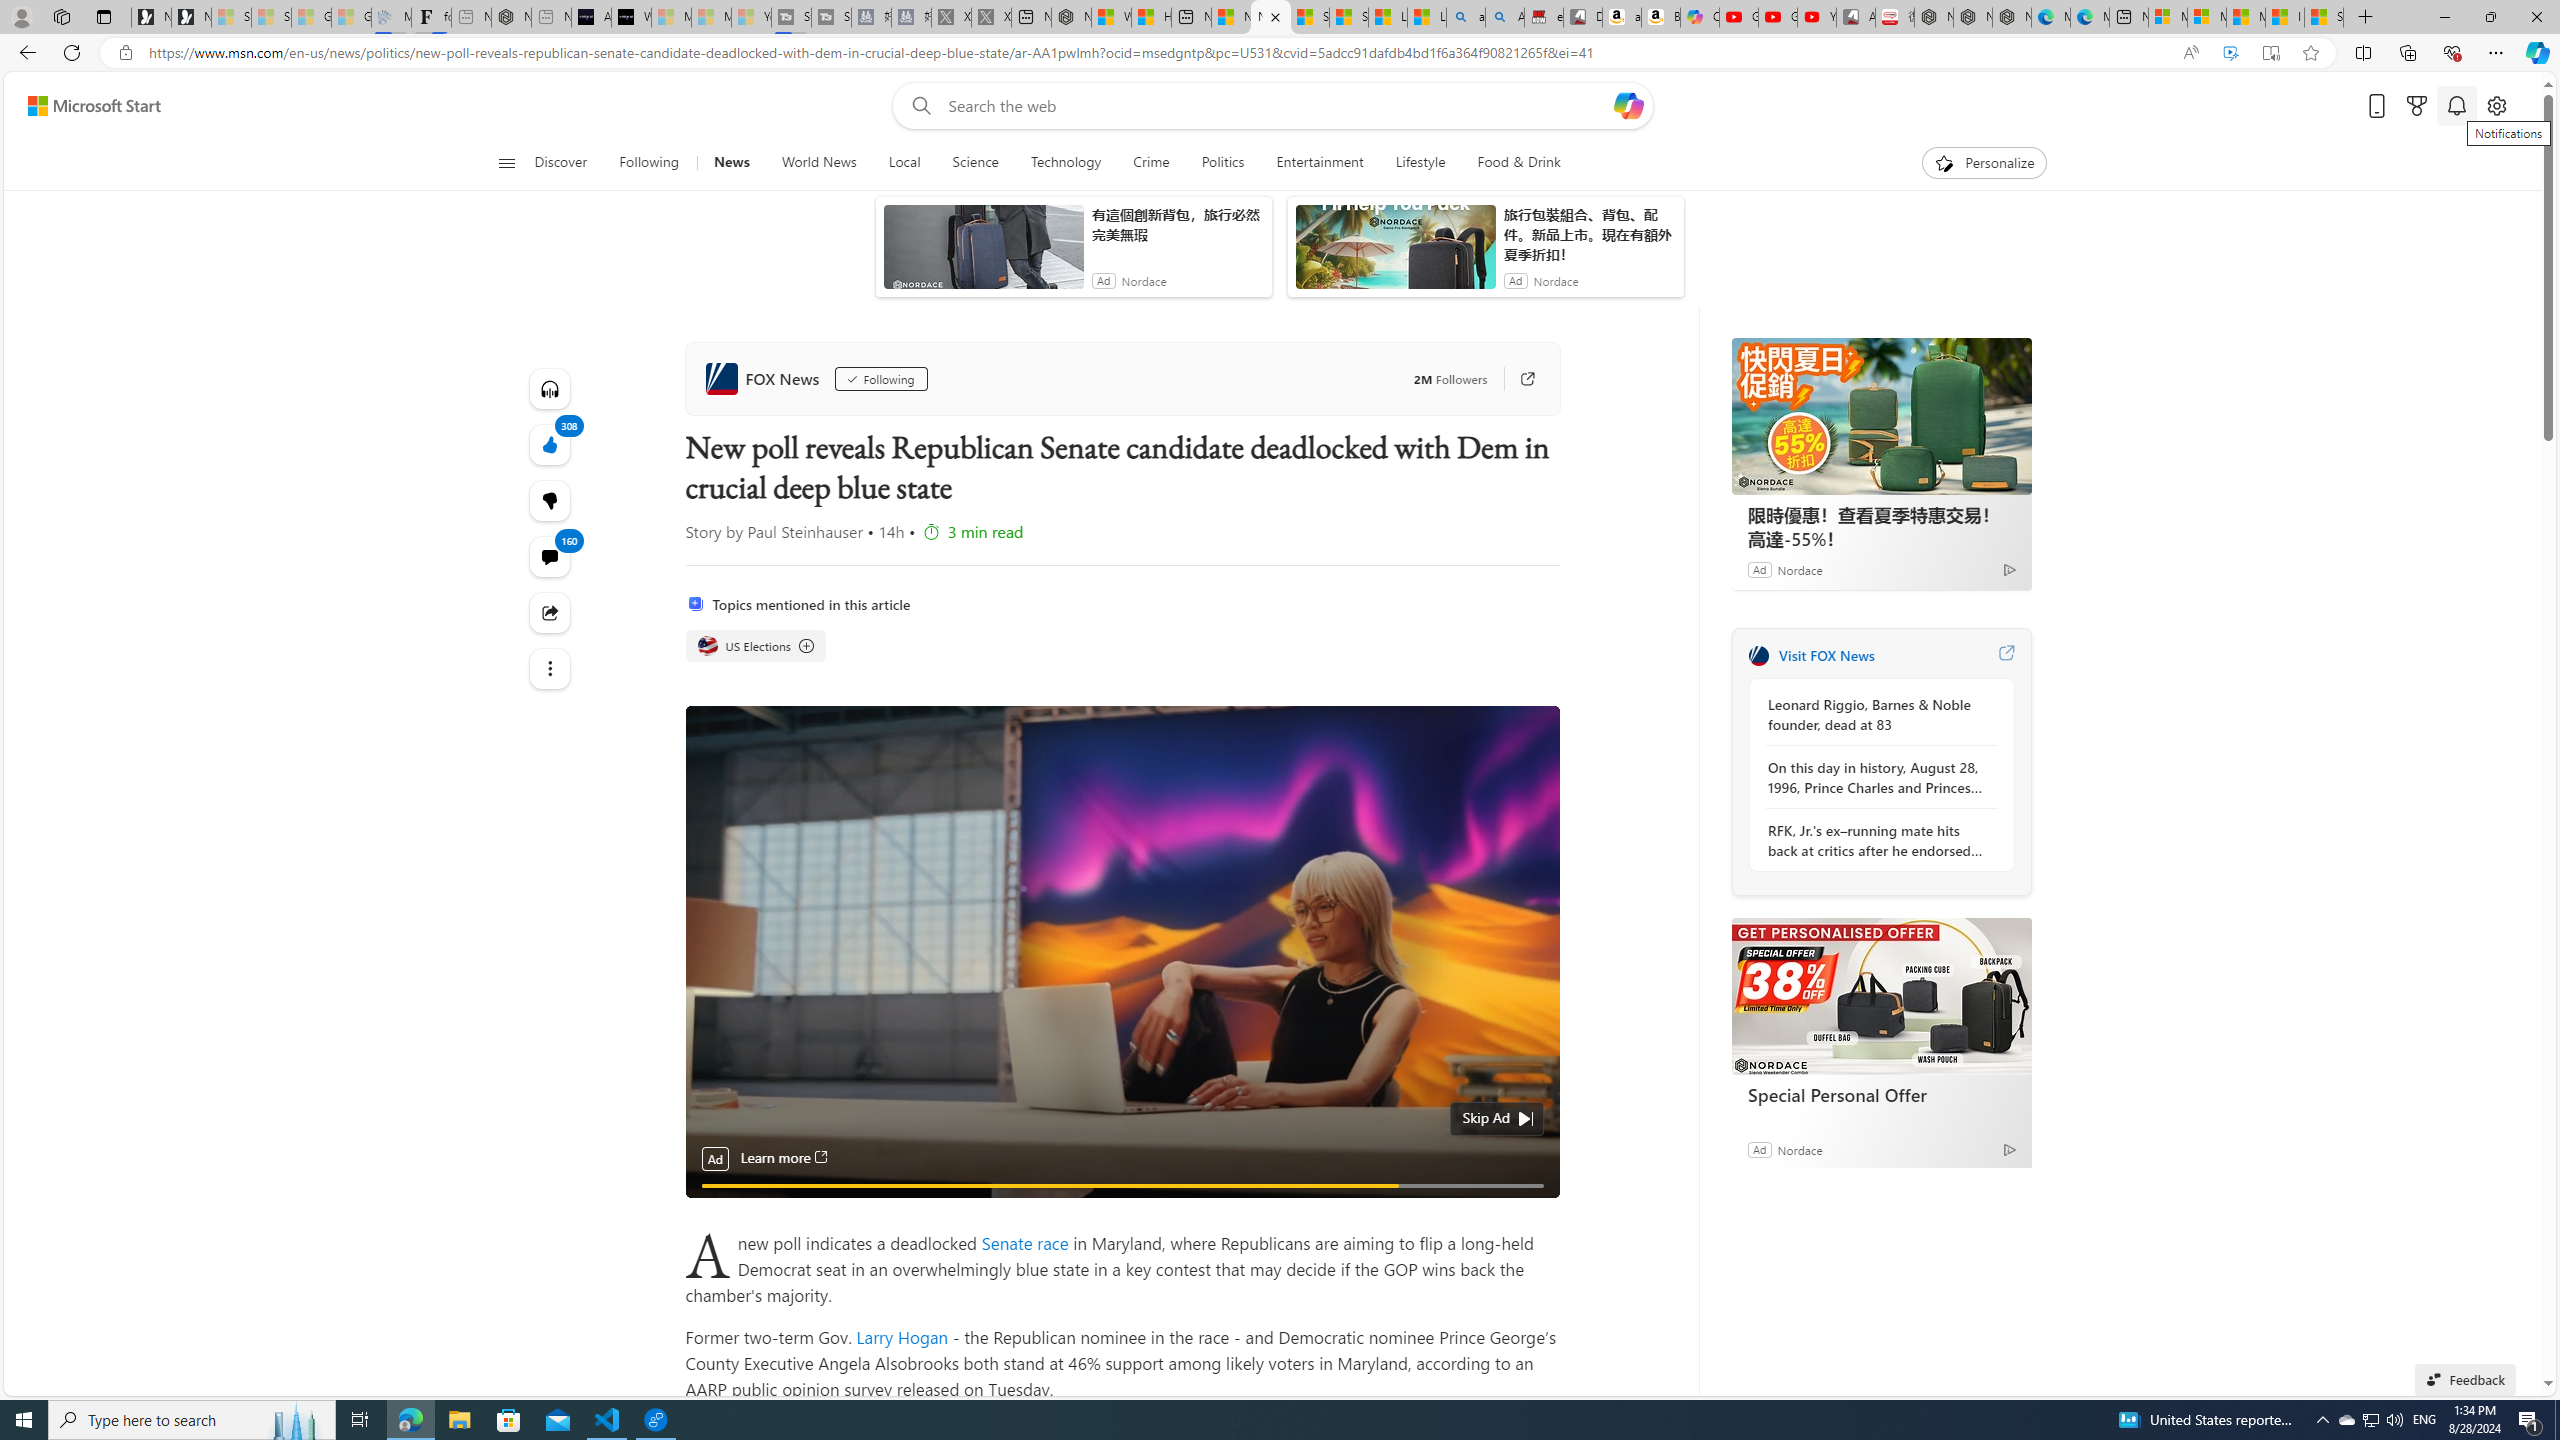 Image resolution: width=2560 pixels, height=1440 pixels. What do you see at coordinates (755, 646) in the screenshot?
I see `'US Elections'` at bounding box center [755, 646].